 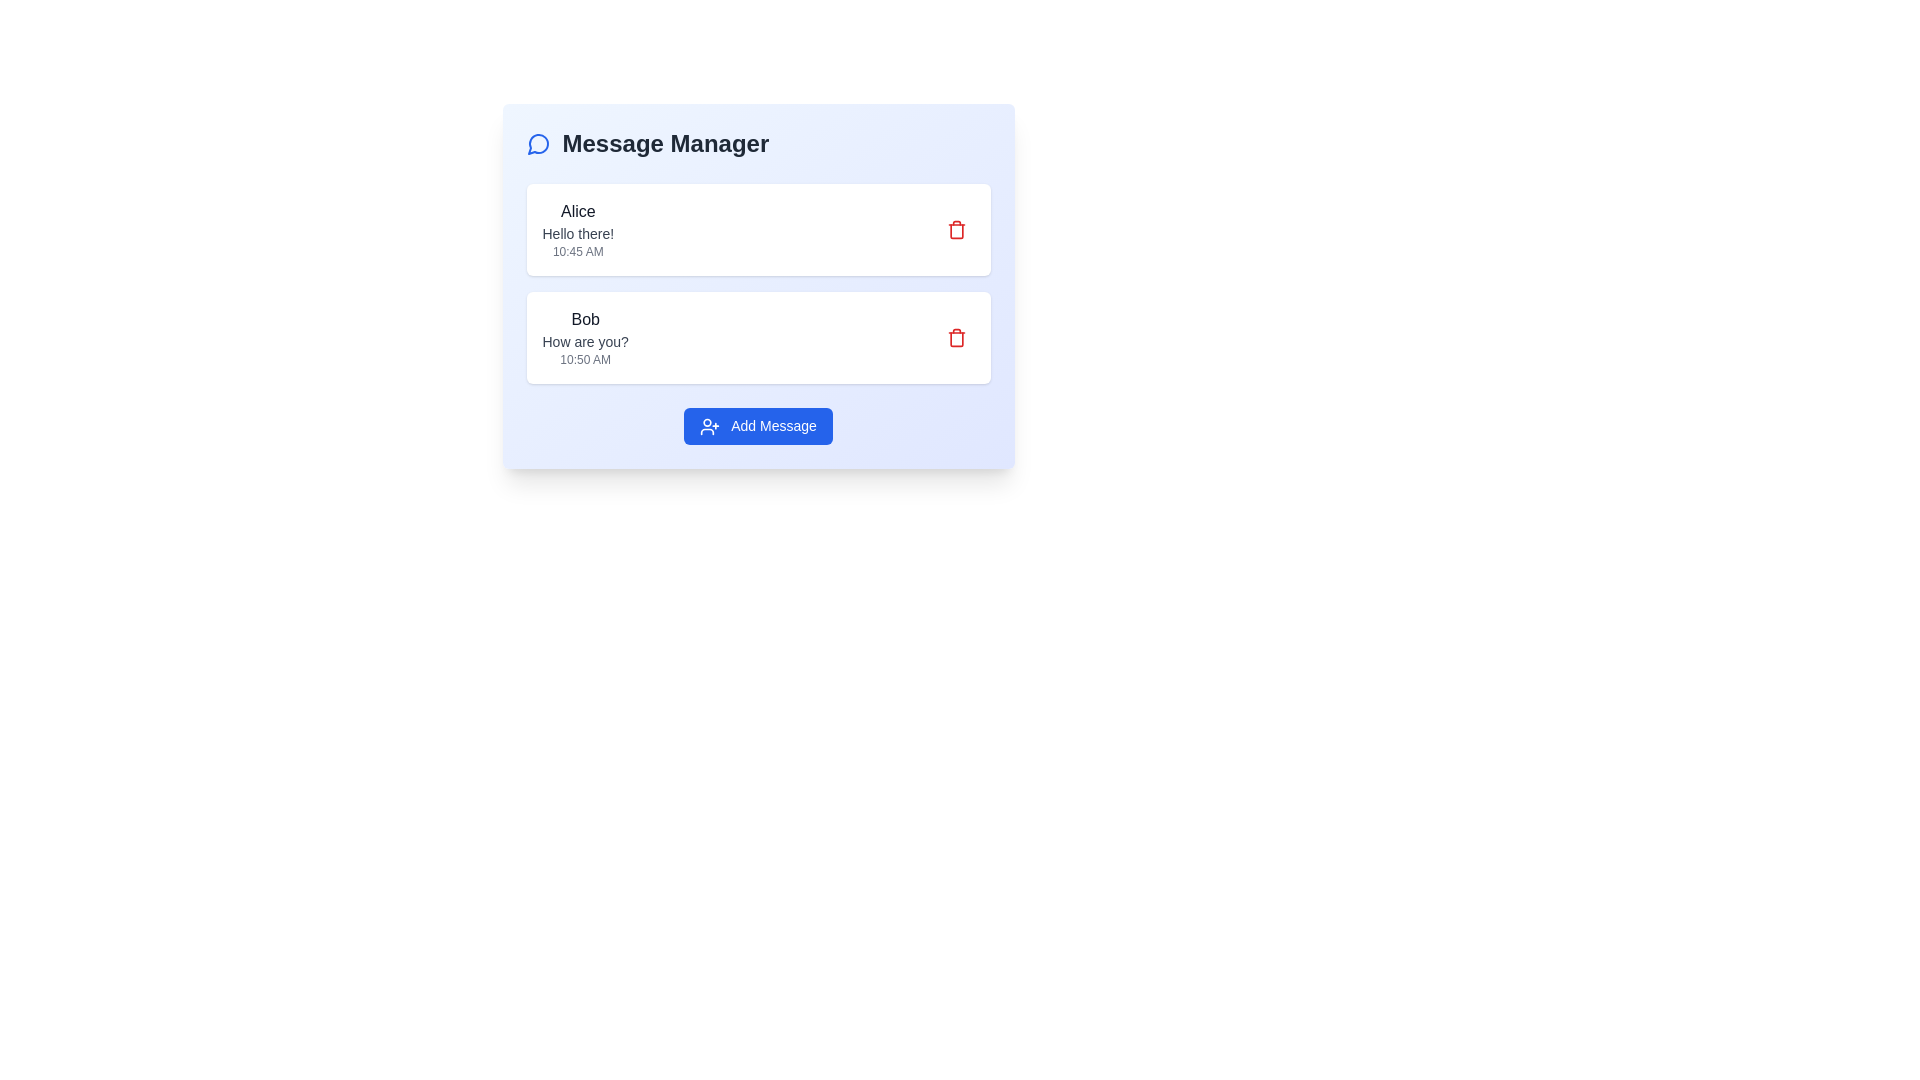 I want to click on the blue outlined circular icon resembling a message bubble located to the left of the 'Message Manager' title in the header section, so click(x=538, y=142).